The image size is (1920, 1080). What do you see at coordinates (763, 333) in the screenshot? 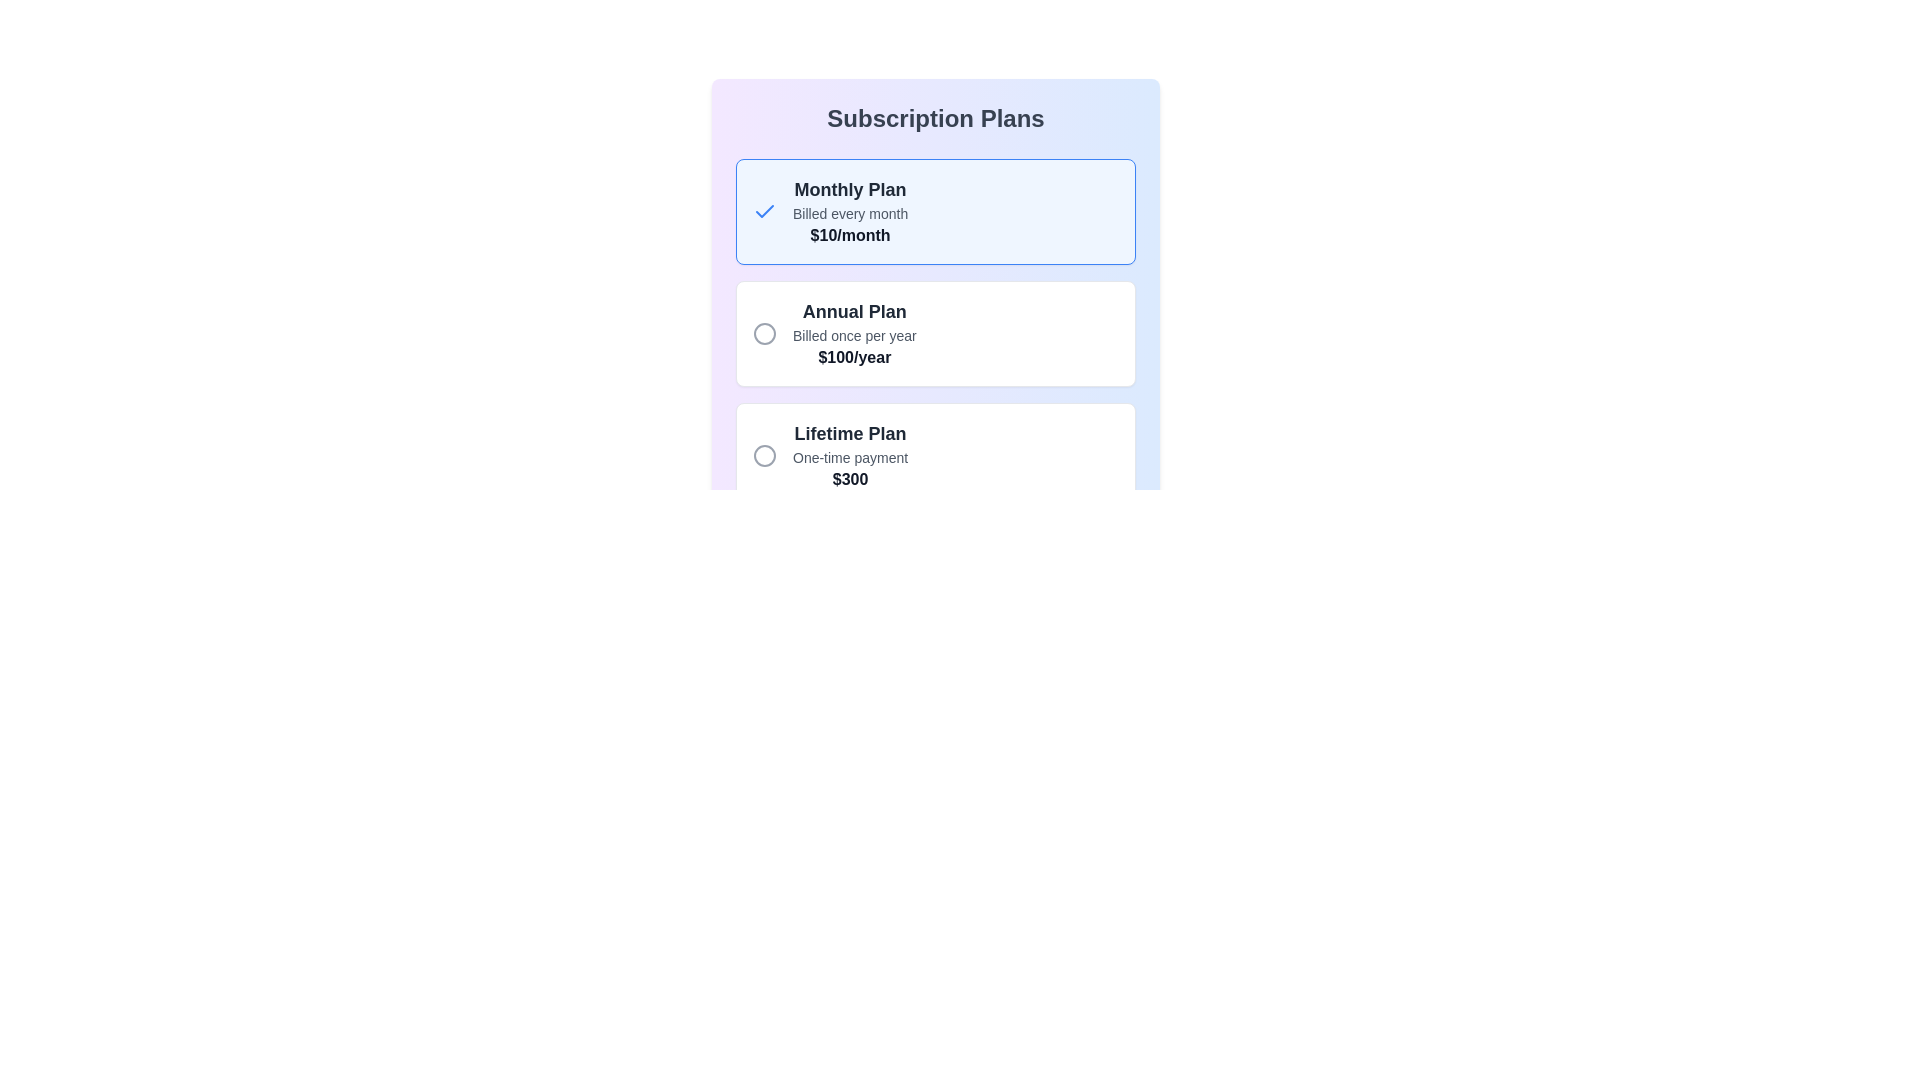
I see `the unselected Radio button indicator for the 'Annual Plan' option in the 'Subscription Plans' component` at bounding box center [763, 333].